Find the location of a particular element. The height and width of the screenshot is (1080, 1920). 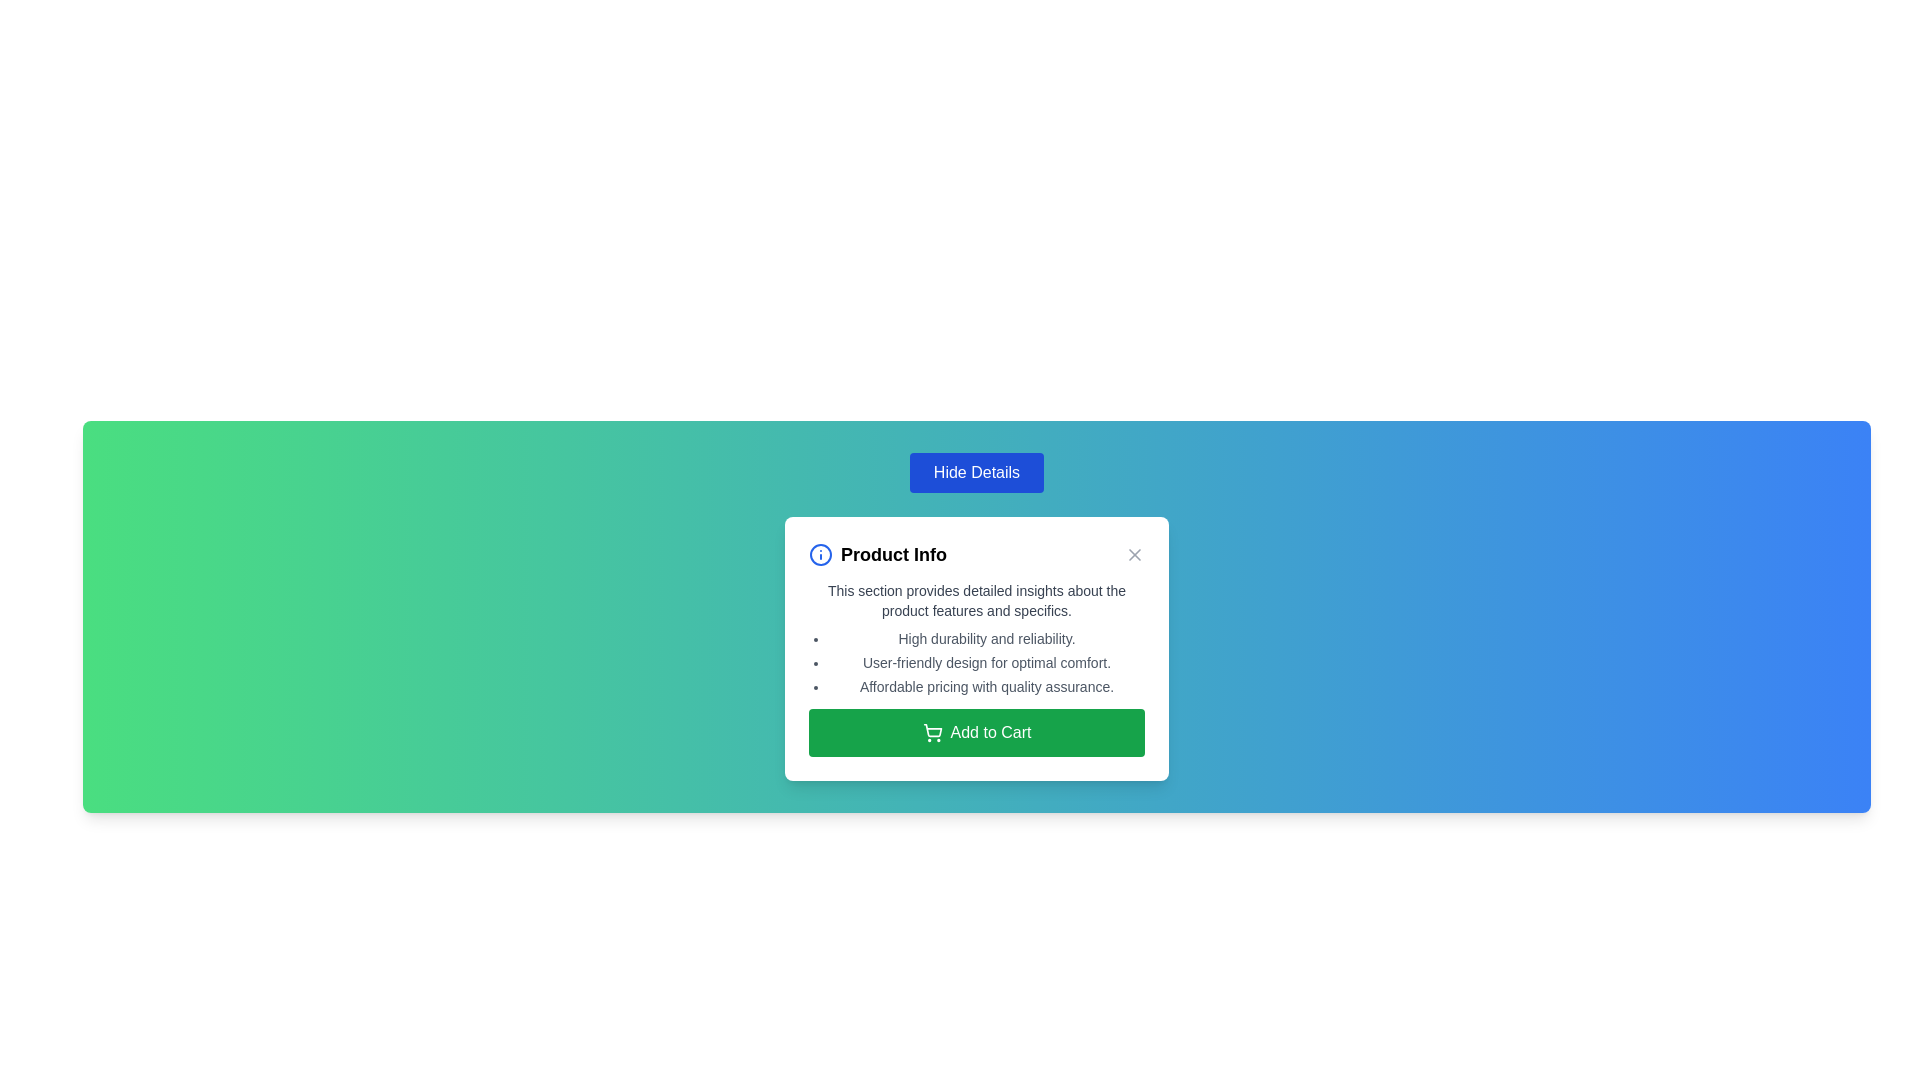

static informational text header element located at the top-left corner of the pop-up, which labels the information section below is located at coordinates (878, 555).